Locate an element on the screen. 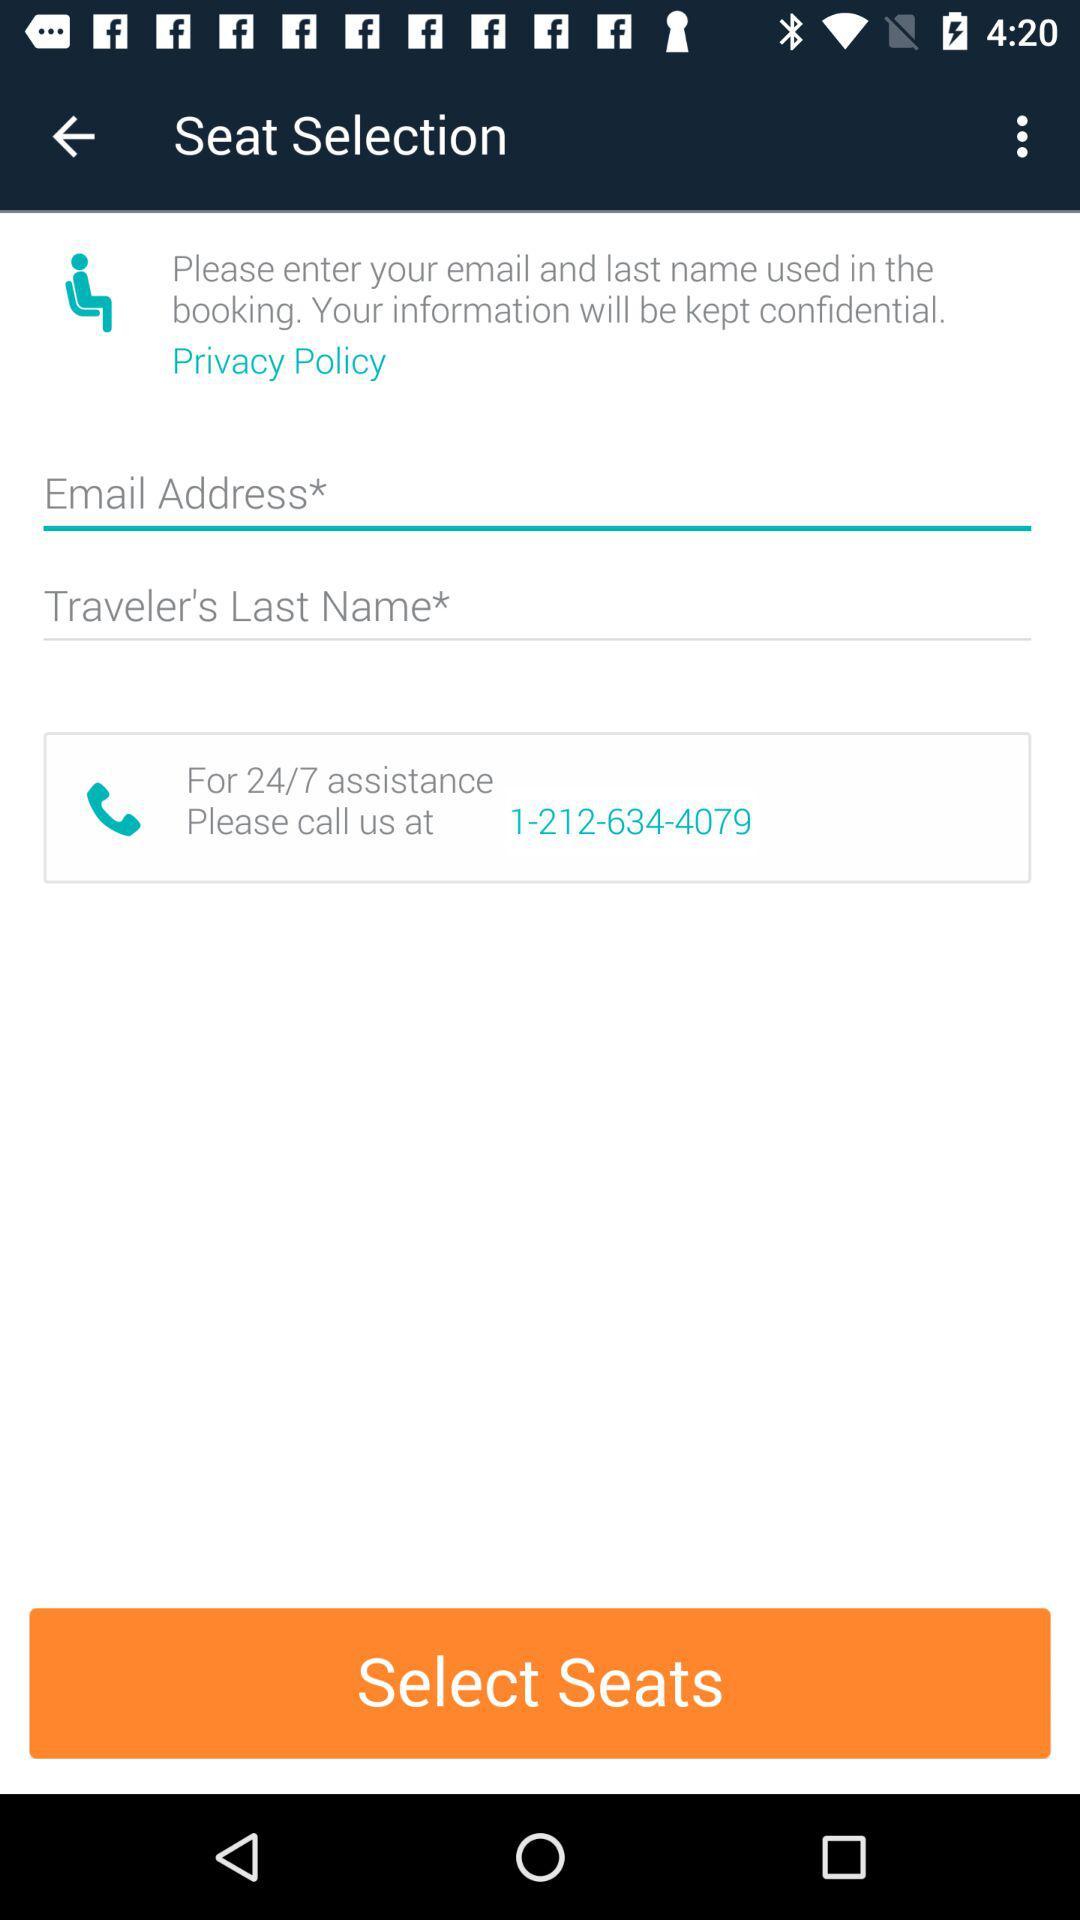 The image size is (1080, 1920). last name is located at coordinates (536, 613).